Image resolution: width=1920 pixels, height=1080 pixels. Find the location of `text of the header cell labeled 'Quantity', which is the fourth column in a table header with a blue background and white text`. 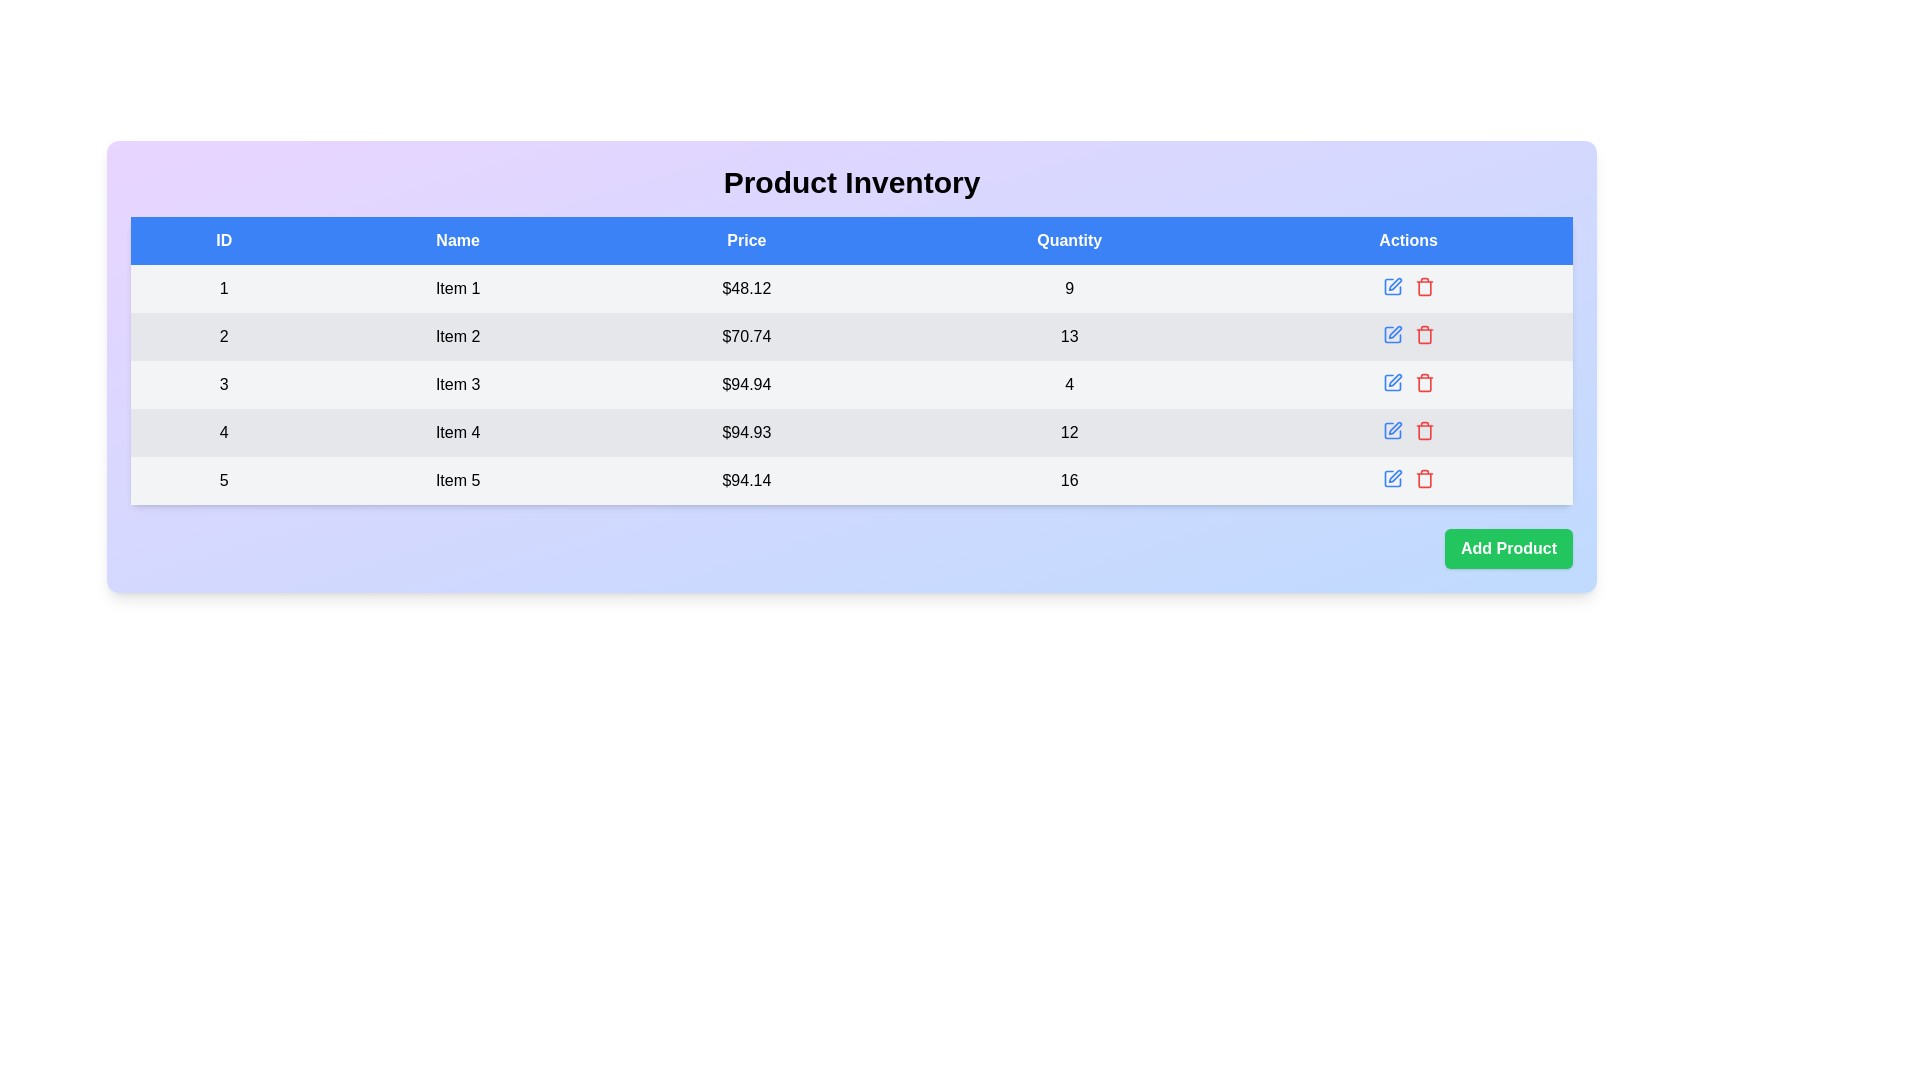

text of the header cell labeled 'Quantity', which is the fourth column in a table header with a blue background and white text is located at coordinates (1068, 239).